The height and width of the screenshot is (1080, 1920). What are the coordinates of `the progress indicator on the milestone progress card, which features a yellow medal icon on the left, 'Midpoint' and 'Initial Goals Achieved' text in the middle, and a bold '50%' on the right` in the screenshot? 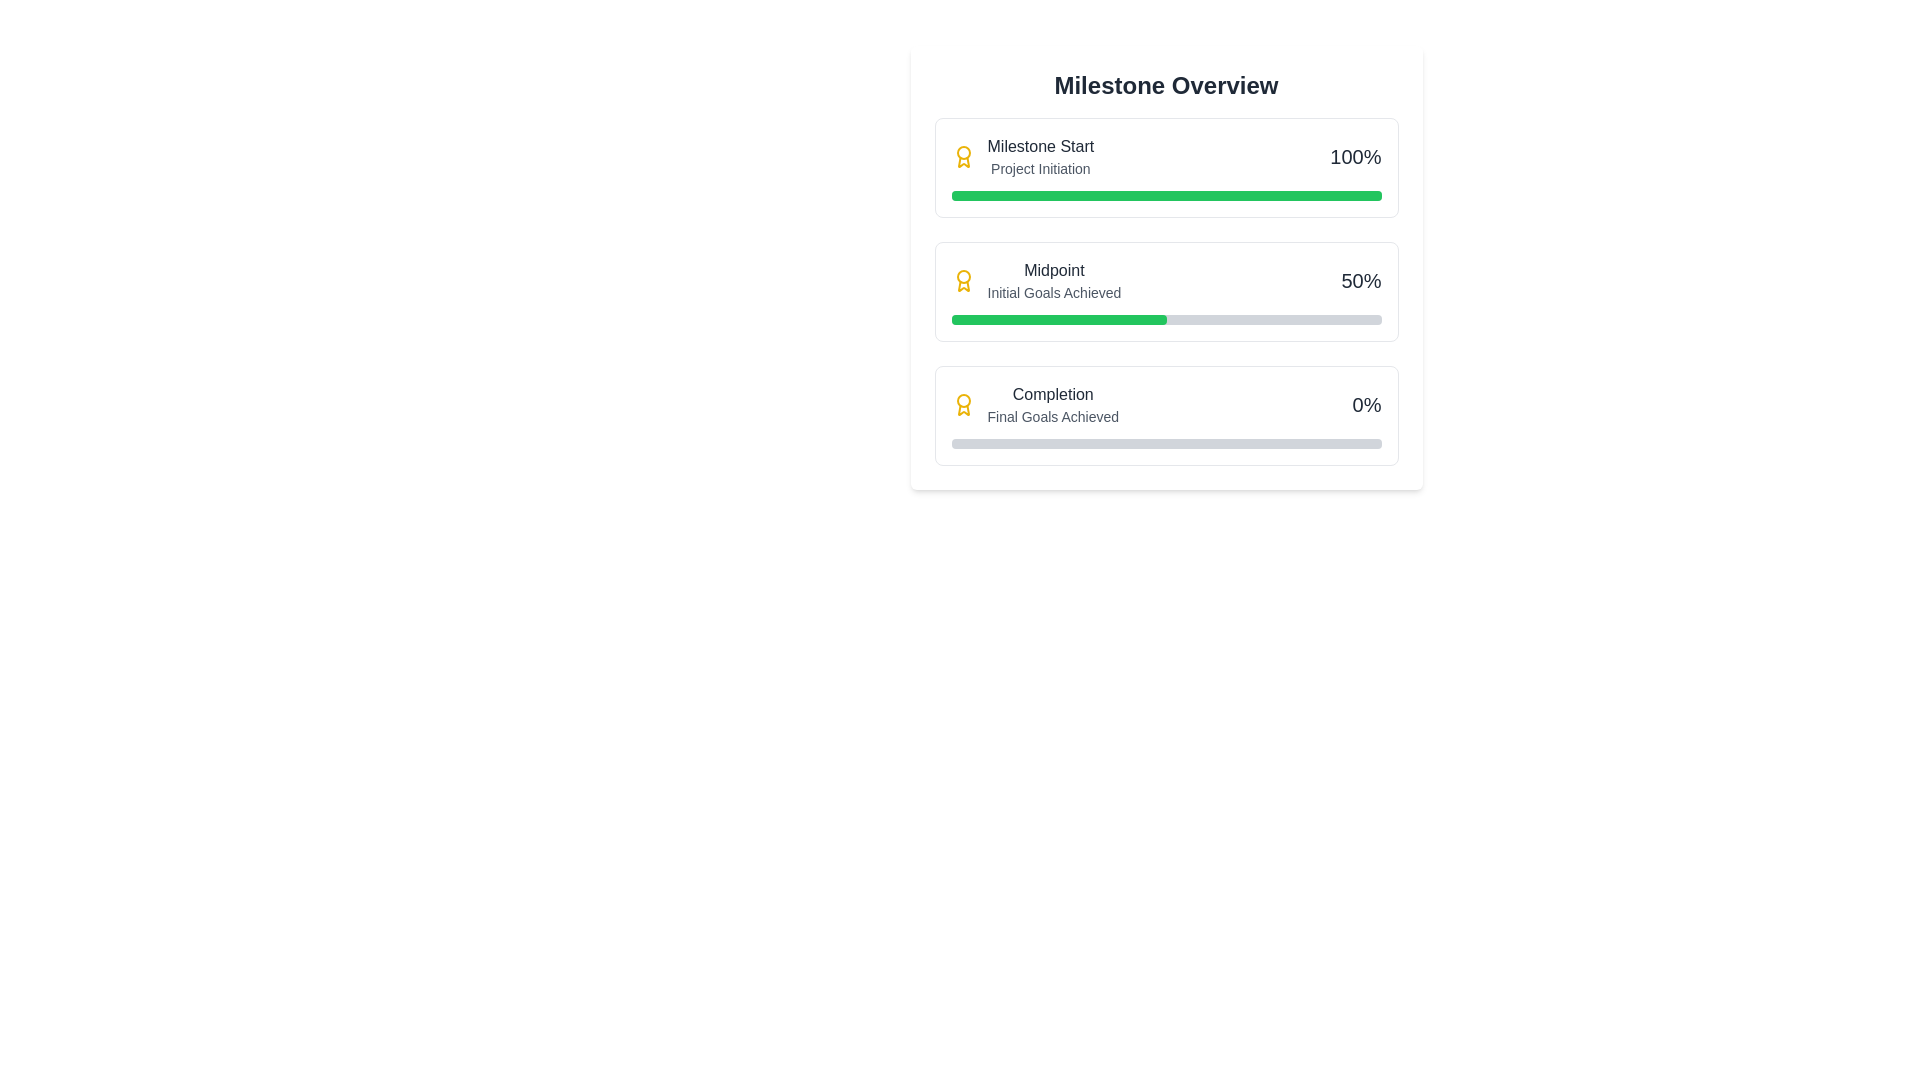 It's located at (1166, 292).